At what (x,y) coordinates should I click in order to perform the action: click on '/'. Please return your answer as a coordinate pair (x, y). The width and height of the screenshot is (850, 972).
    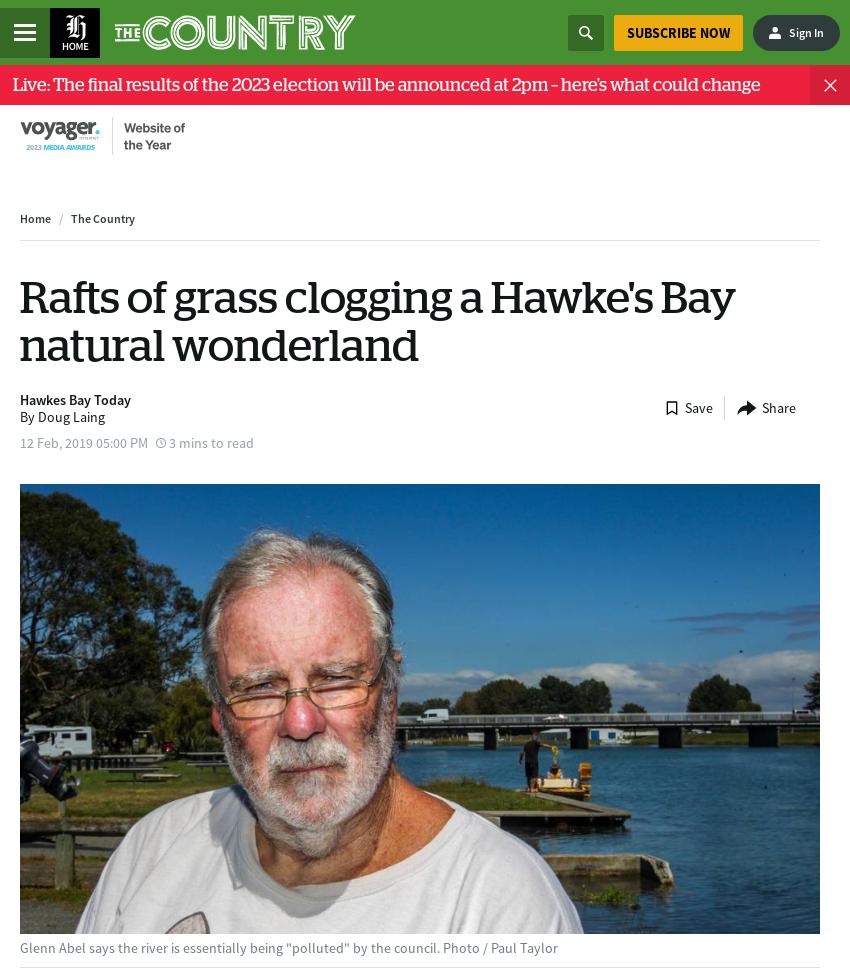
    Looking at the image, I should click on (61, 217).